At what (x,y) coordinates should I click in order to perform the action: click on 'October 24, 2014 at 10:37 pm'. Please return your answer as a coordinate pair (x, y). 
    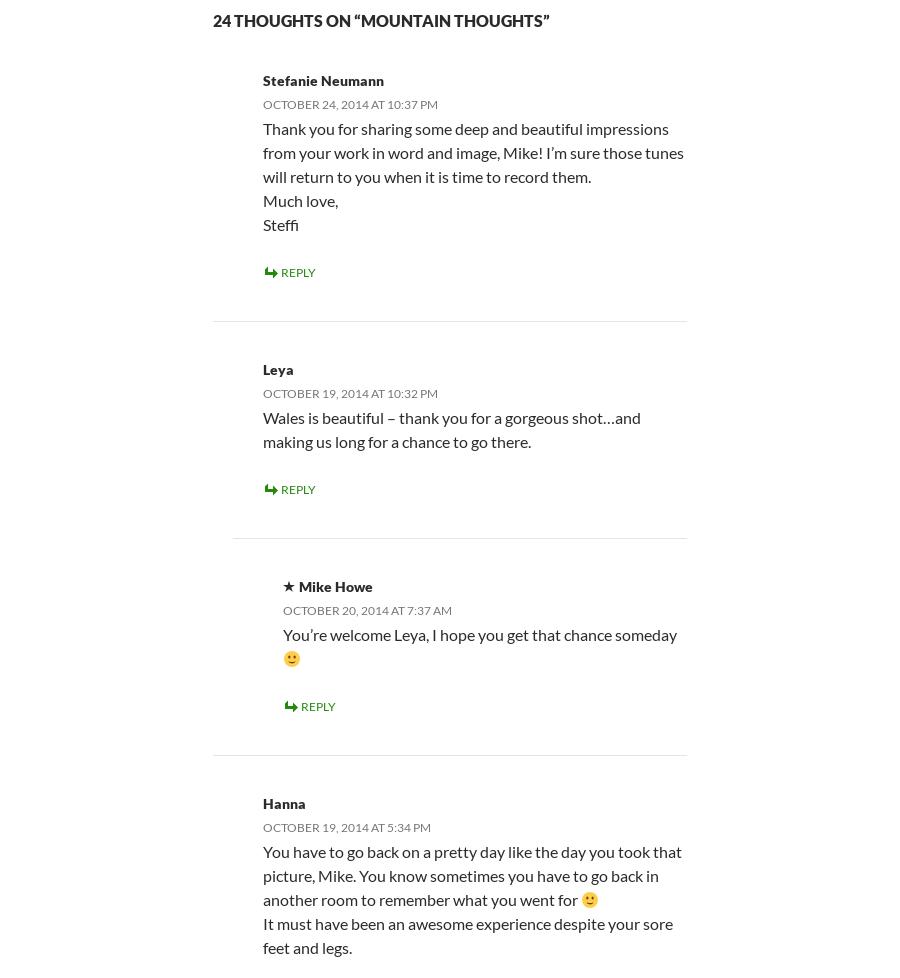
    Looking at the image, I should click on (350, 103).